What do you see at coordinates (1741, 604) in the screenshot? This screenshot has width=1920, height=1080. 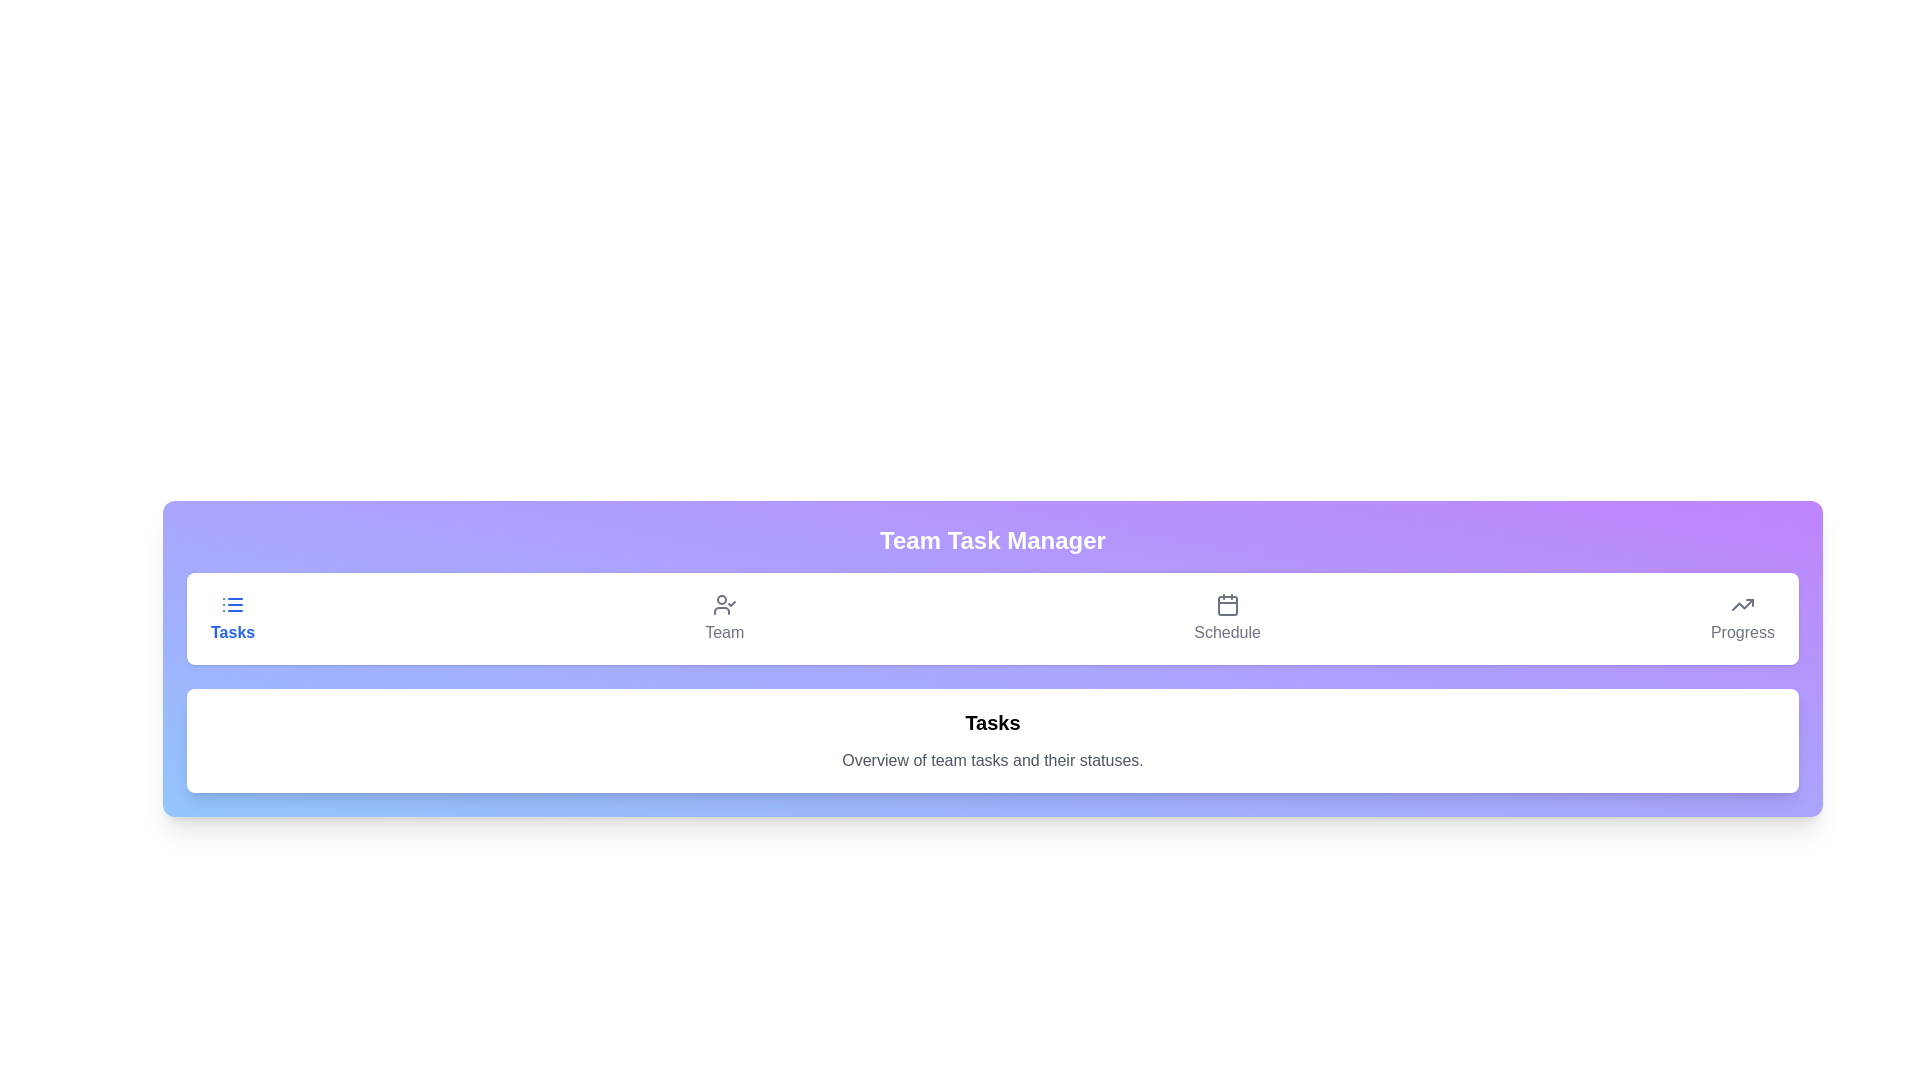 I see `the progress icon located in the top navigation bar, far-right, above the text label 'Progress'` at bounding box center [1741, 604].